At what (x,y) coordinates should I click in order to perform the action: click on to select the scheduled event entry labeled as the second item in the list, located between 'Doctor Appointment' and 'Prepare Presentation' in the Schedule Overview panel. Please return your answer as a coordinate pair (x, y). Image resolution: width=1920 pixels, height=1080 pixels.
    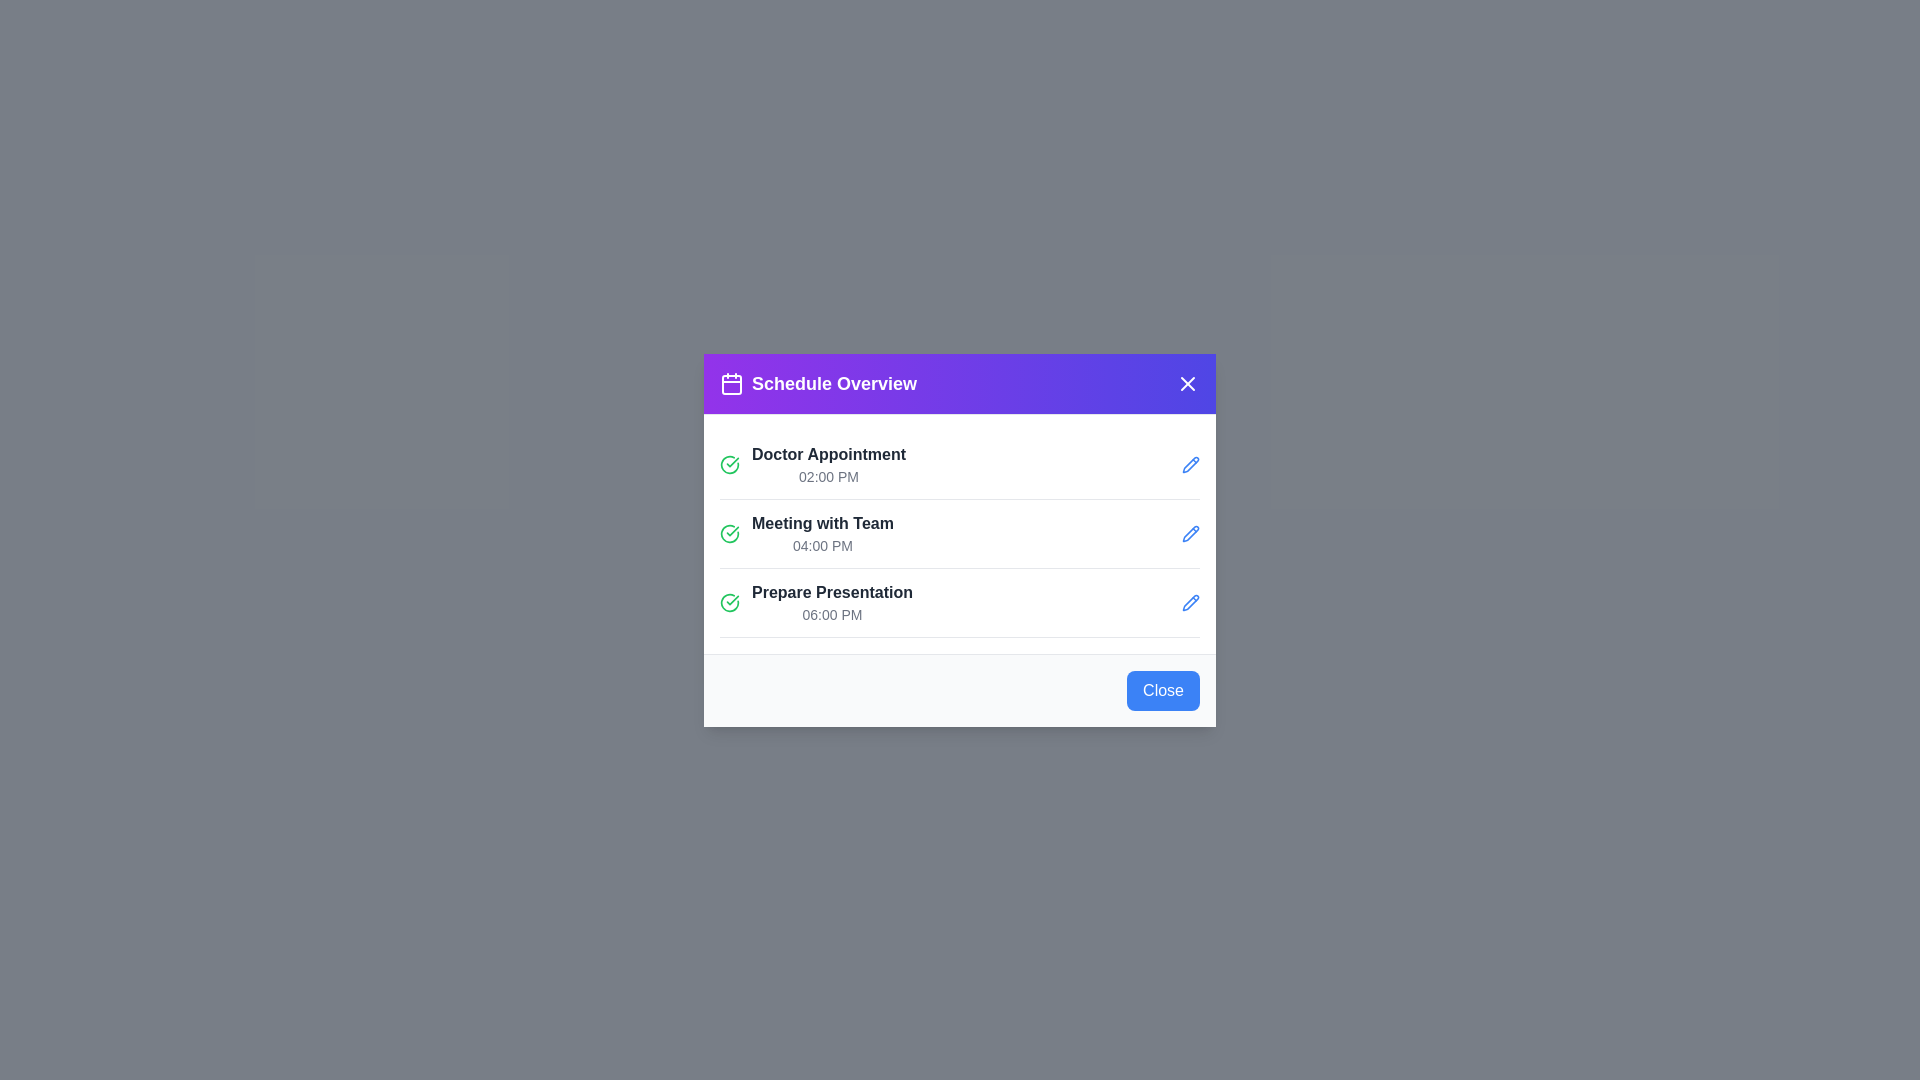
    Looking at the image, I should click on (806, 532).